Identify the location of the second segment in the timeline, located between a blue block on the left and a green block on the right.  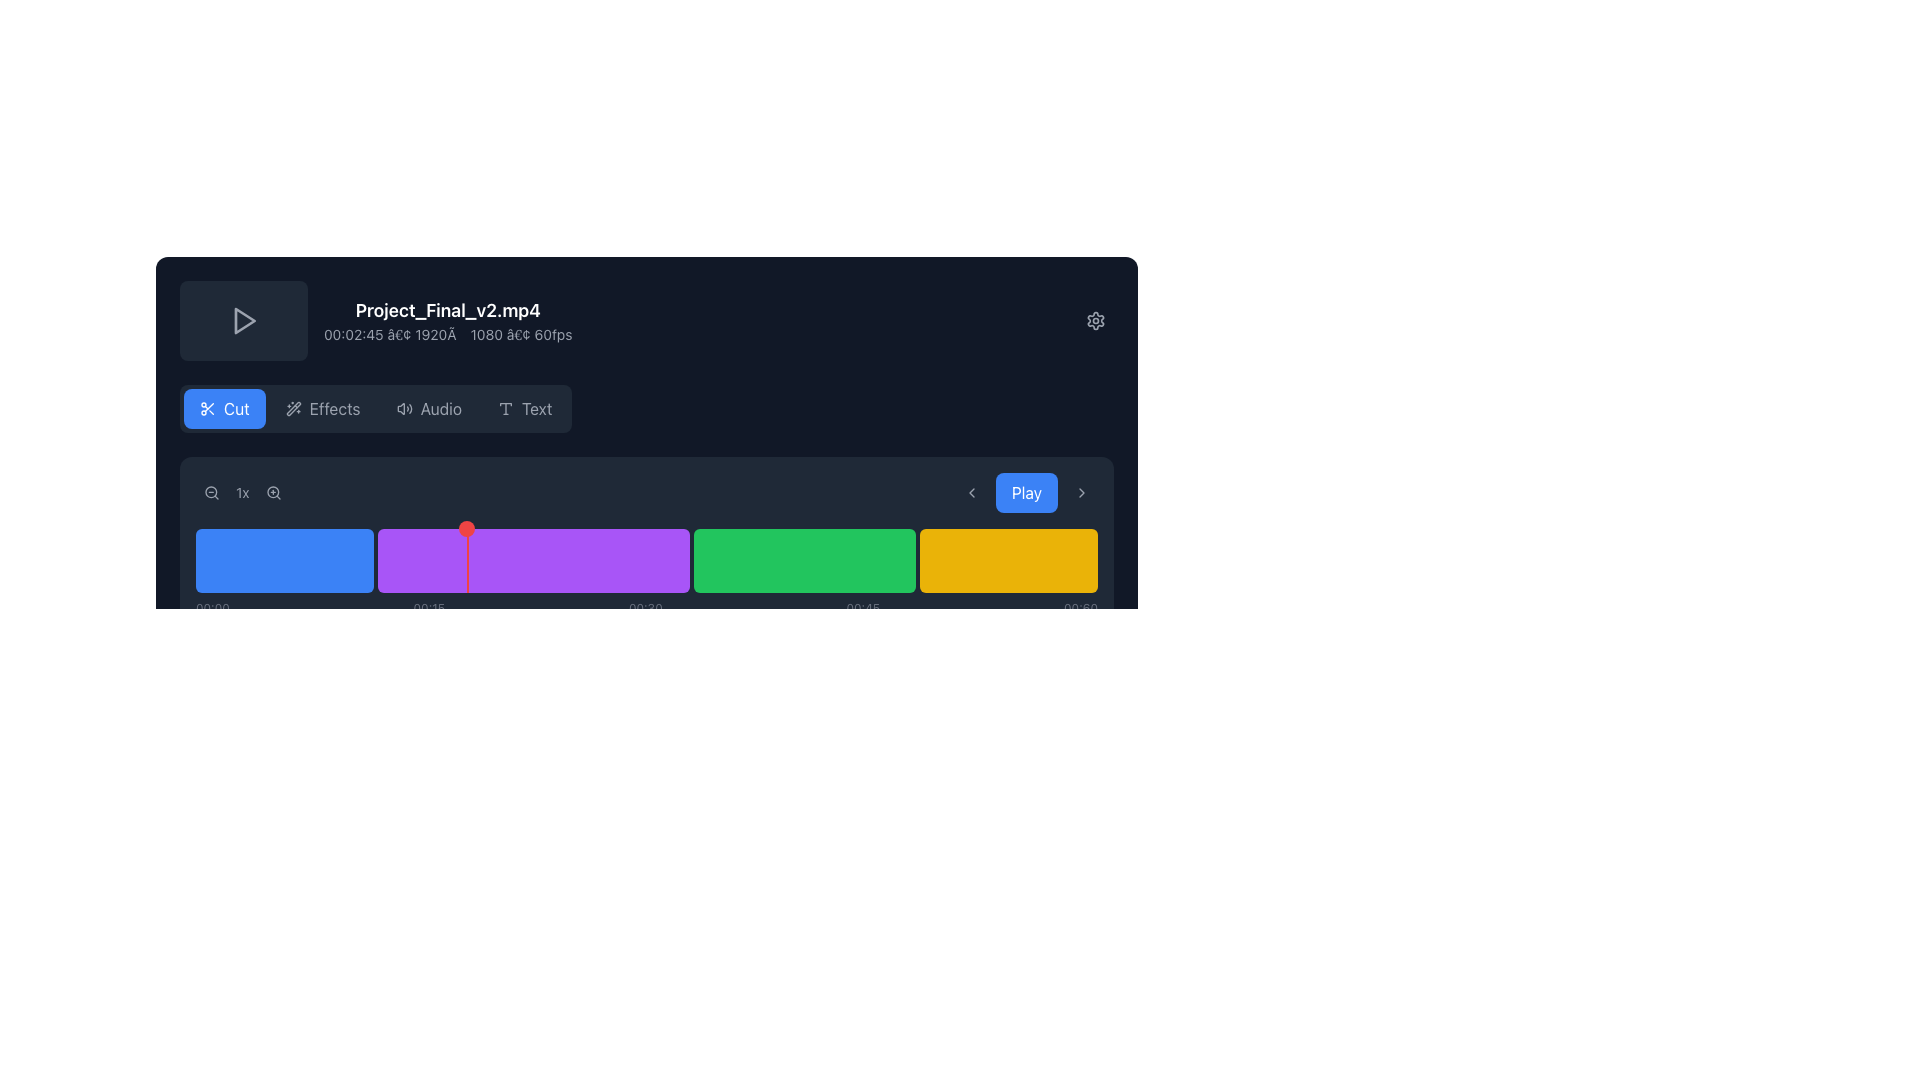
(533, 560).